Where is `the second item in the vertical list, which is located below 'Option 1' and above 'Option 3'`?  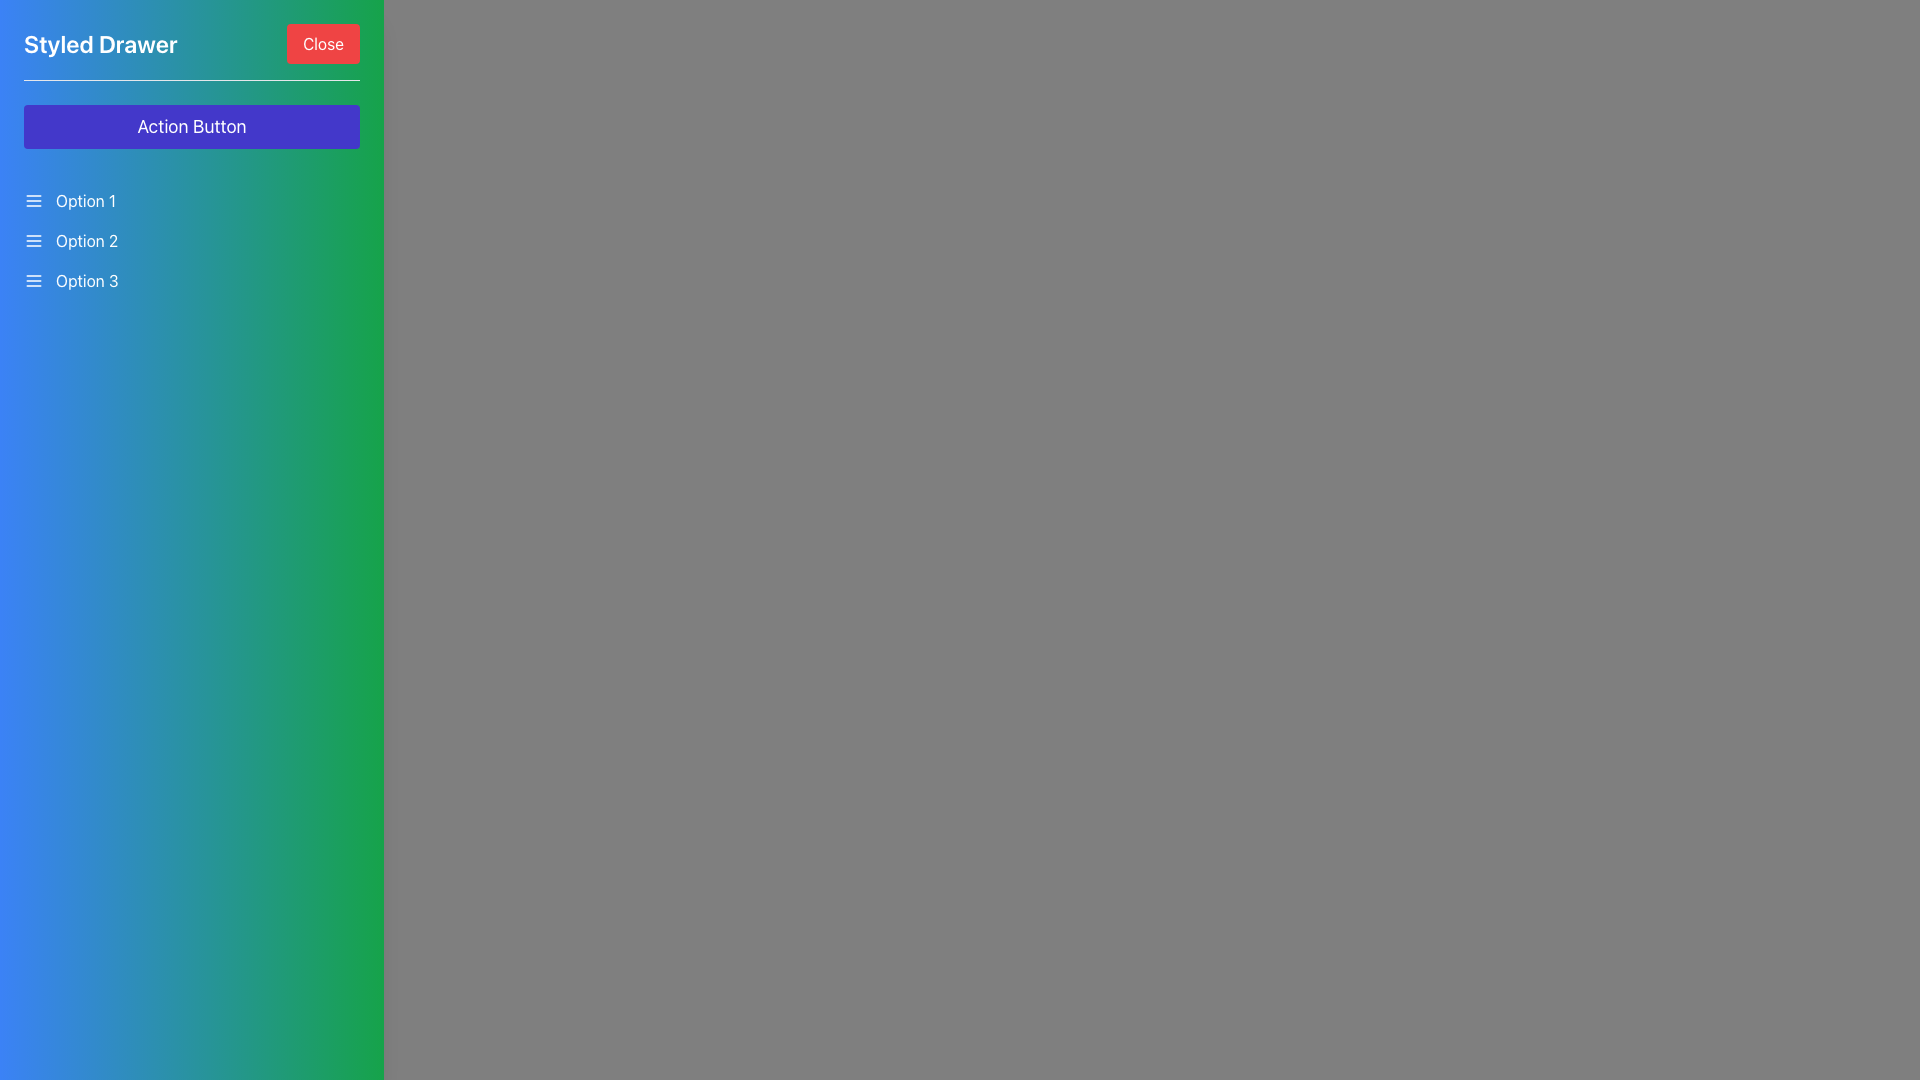
the second item in the vertical list, which is located below 'Option 1' and above 'Option 3' is located at coordinates (192, 239).